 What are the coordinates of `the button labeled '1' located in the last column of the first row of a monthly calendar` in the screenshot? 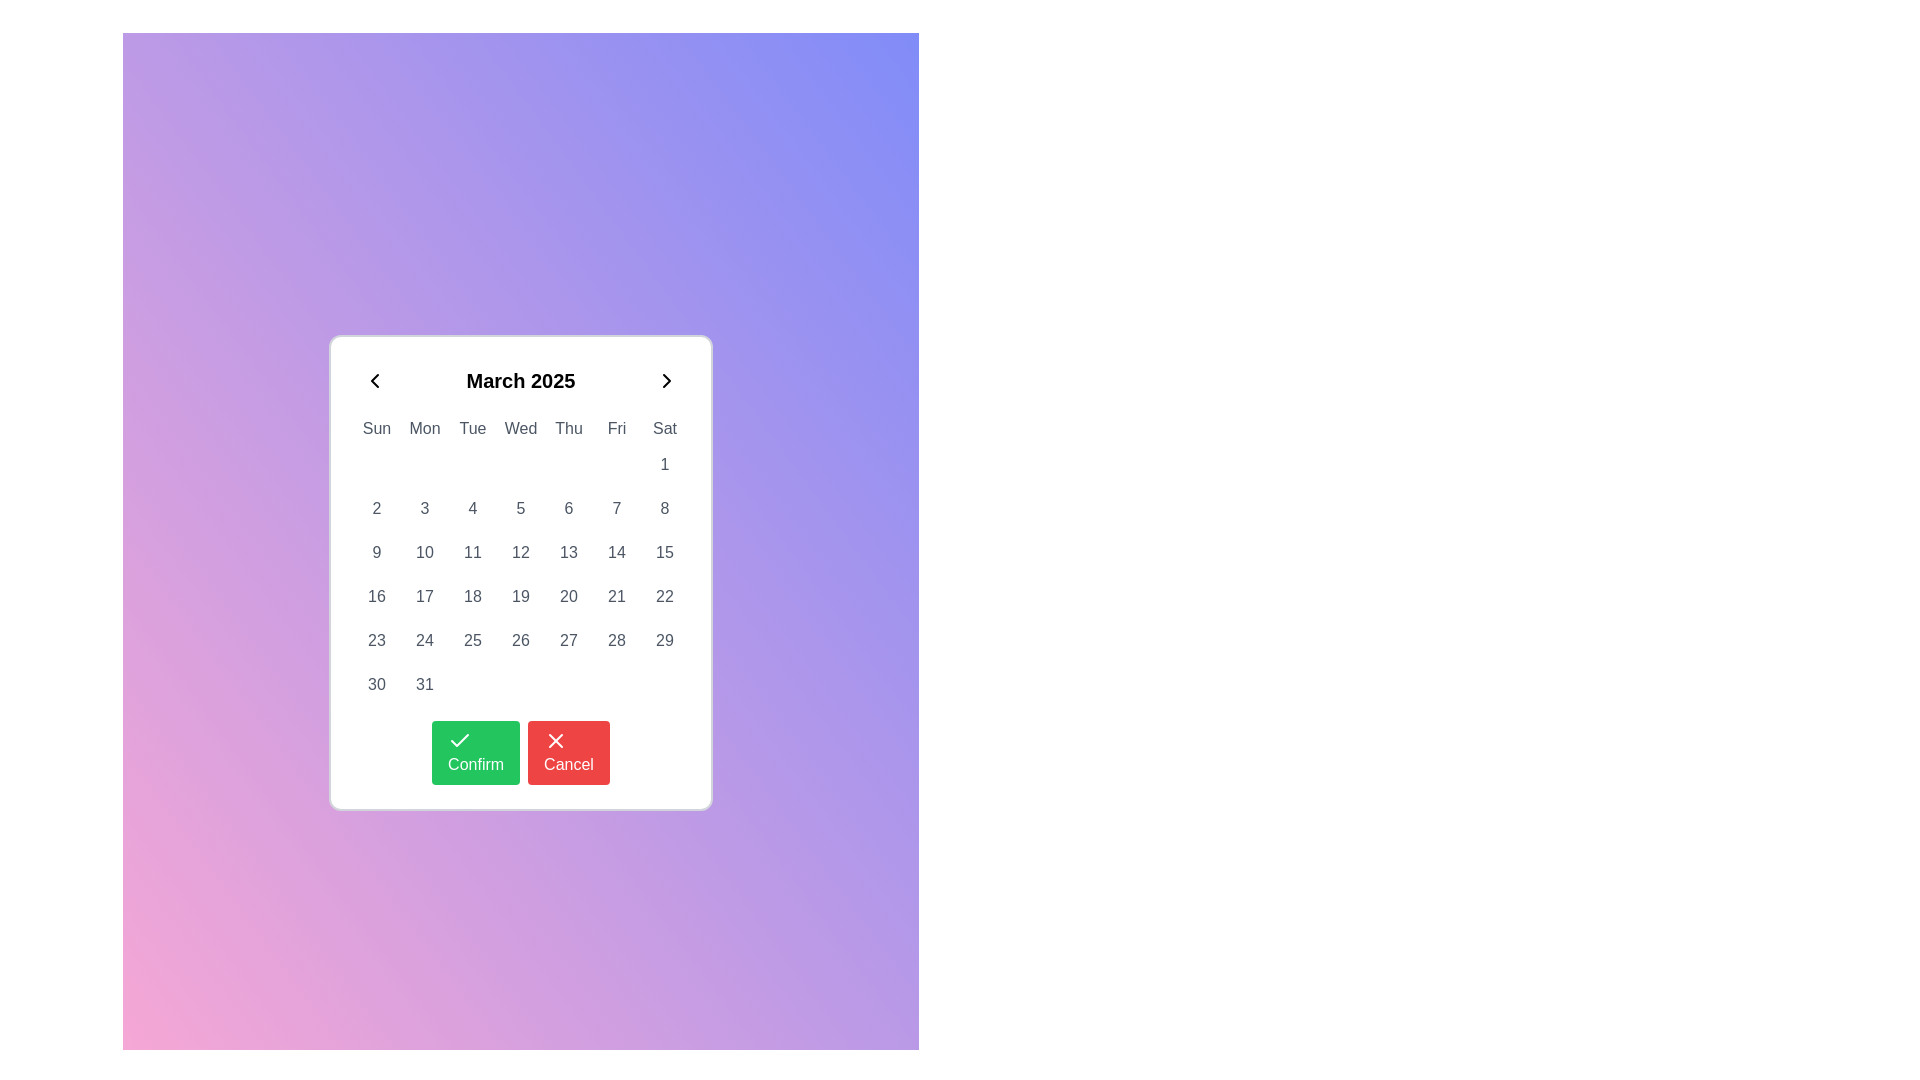 It's located at (665, 465).